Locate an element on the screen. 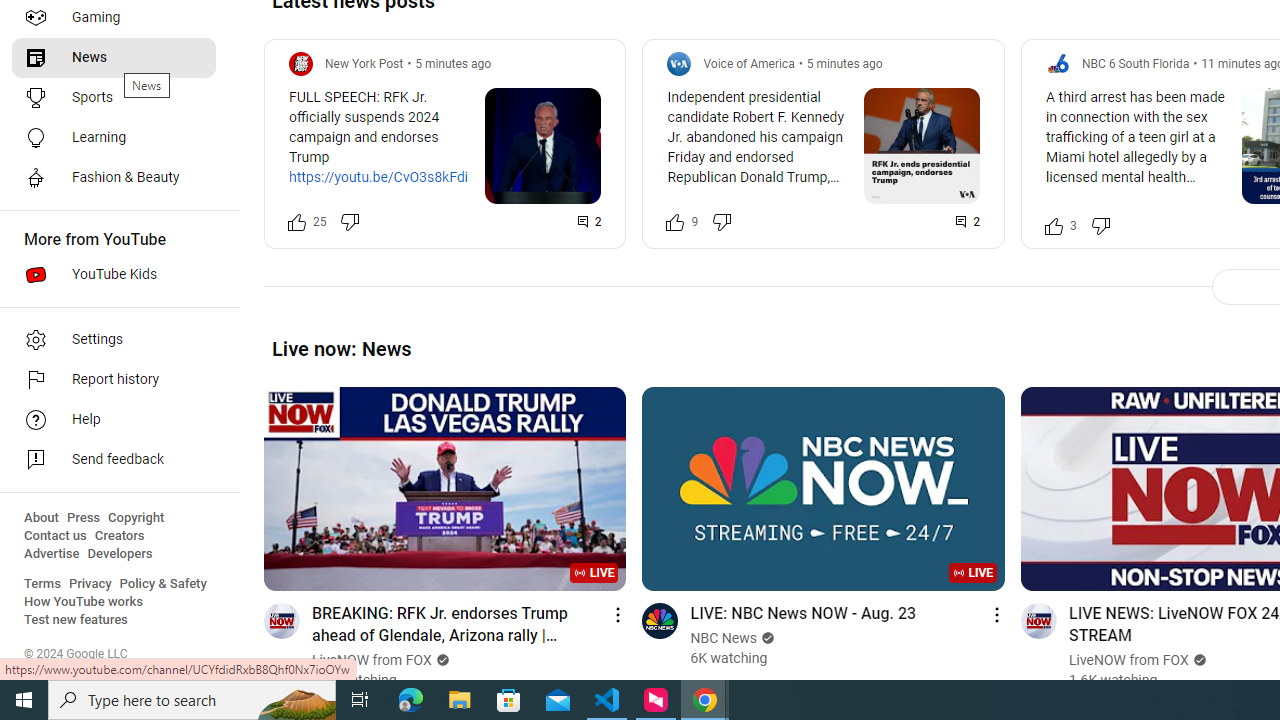  'NBC News' is located at coordinates (723, 638).